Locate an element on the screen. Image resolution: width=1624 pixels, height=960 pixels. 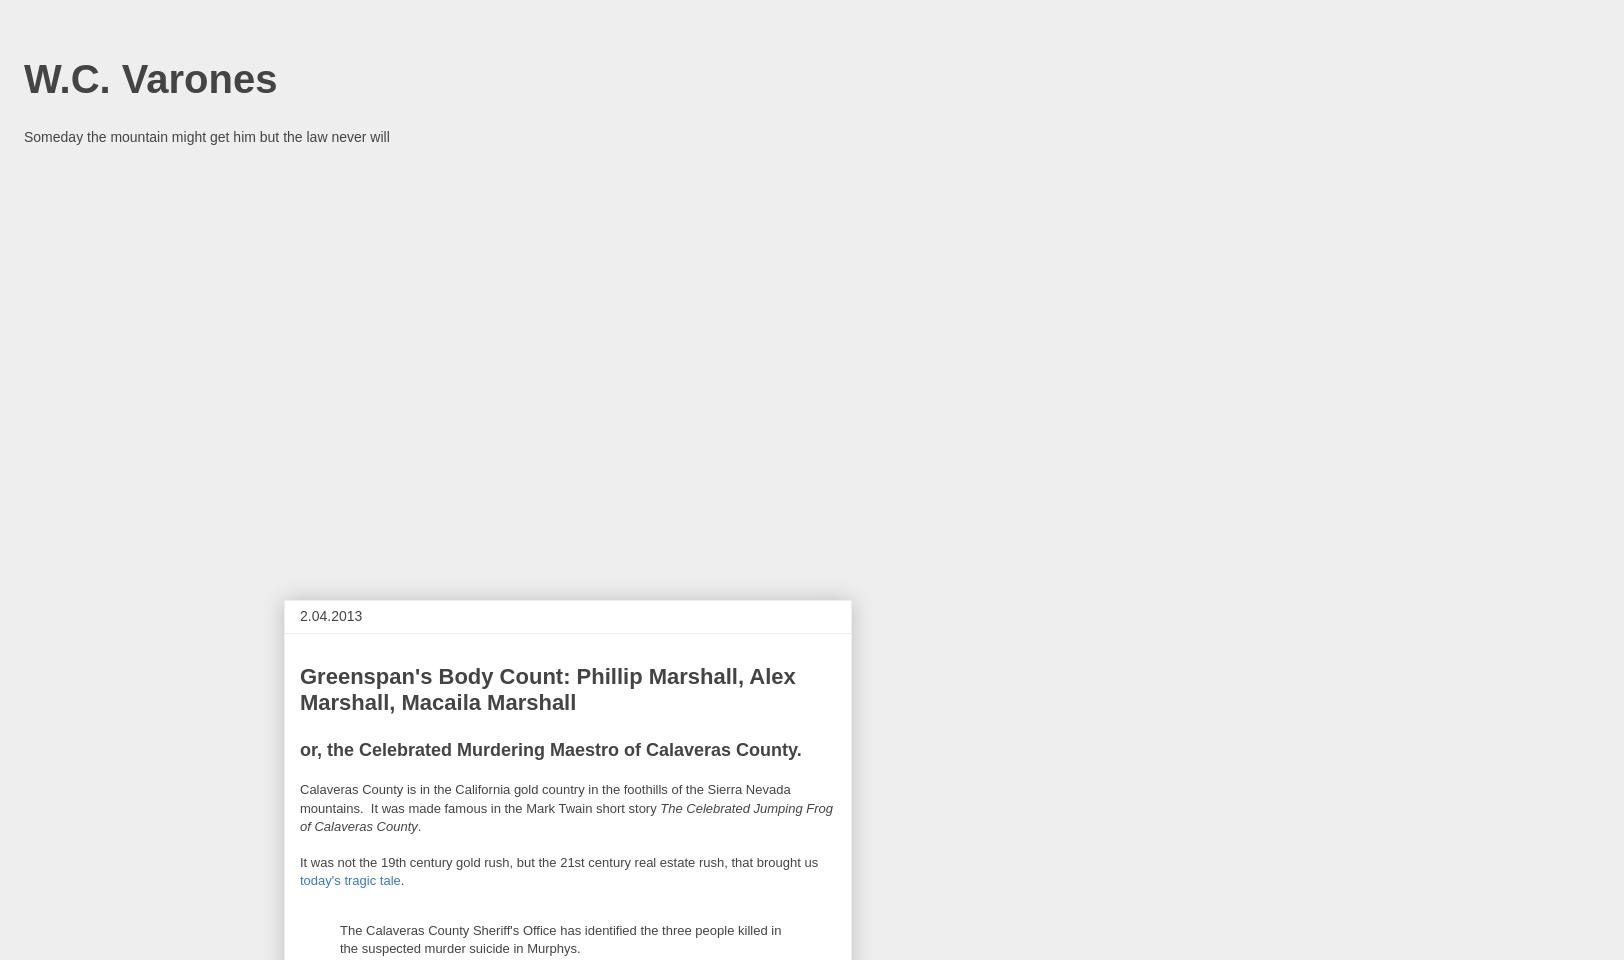
'W.C. Varones' is located at coordinates (150, 78).